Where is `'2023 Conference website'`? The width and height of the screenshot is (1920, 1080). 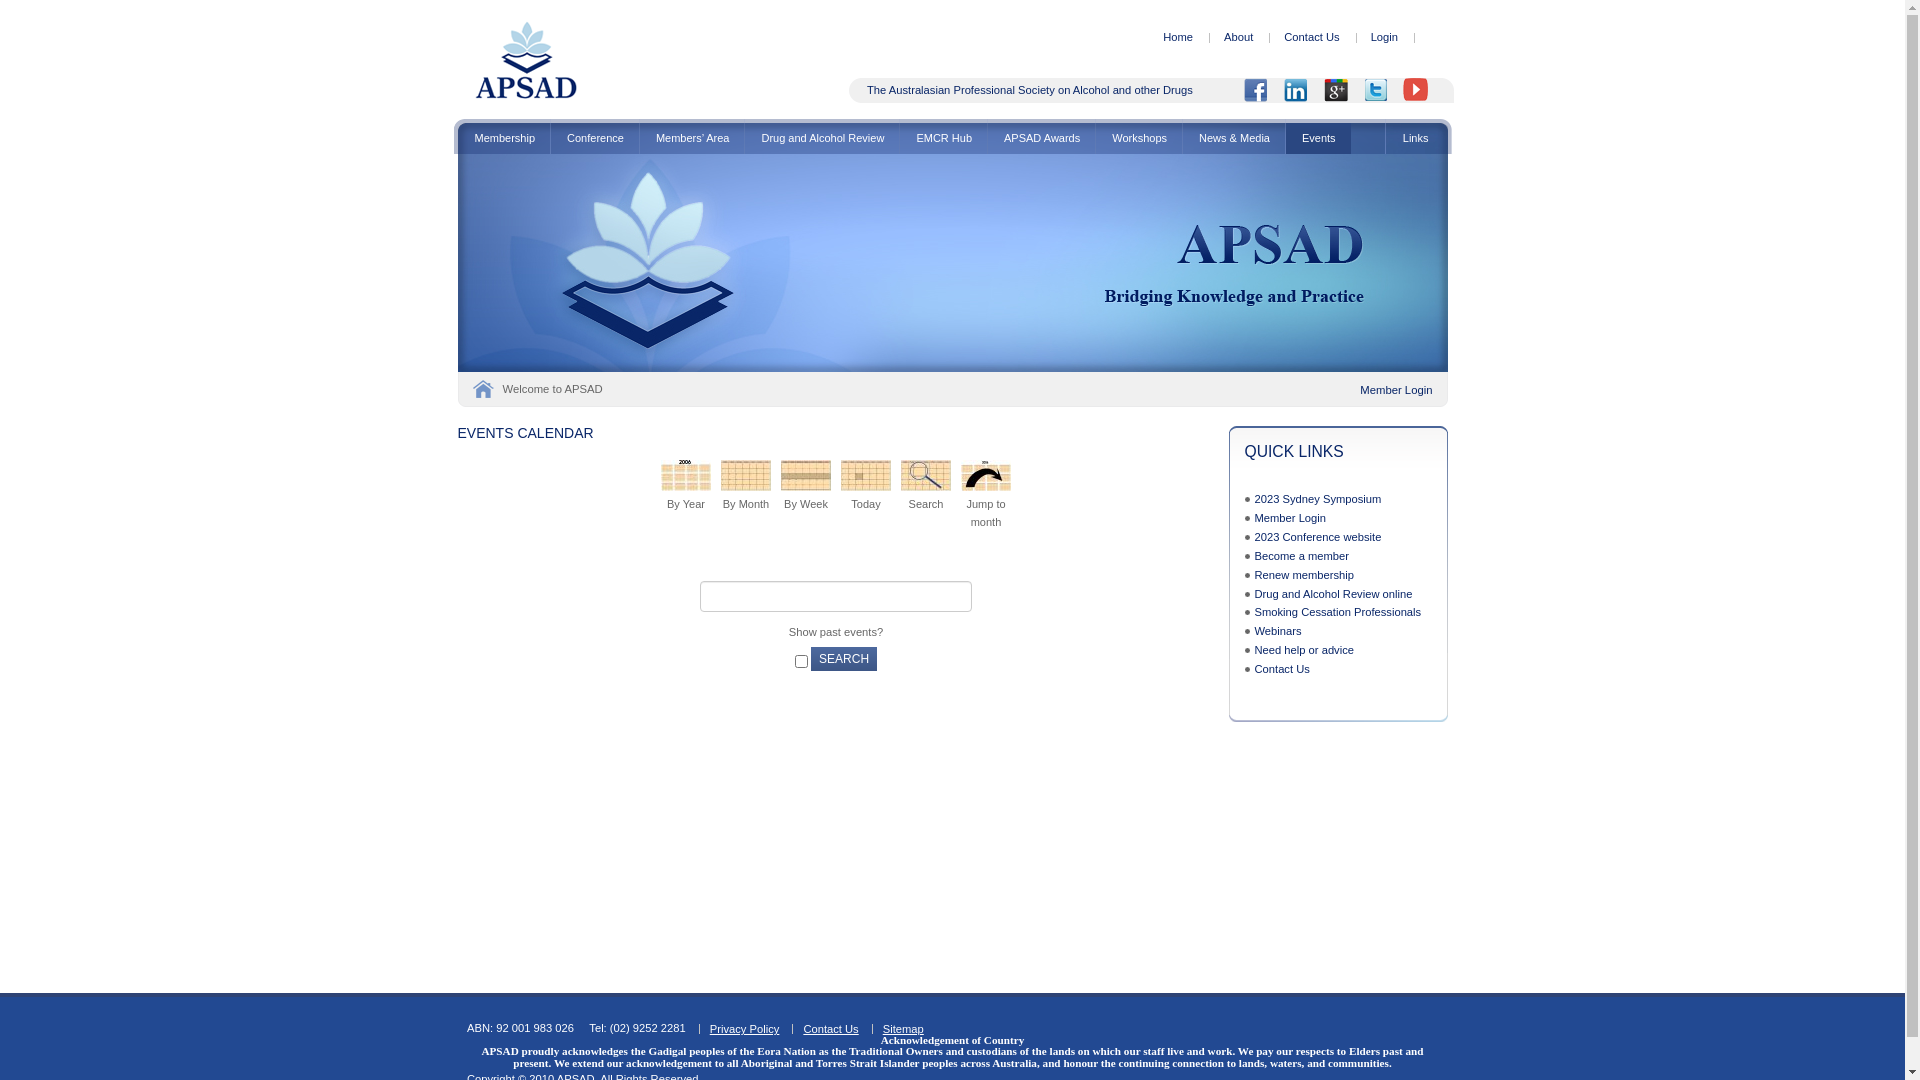
'2023 Conference website' is located at coordinates (1317, 535).